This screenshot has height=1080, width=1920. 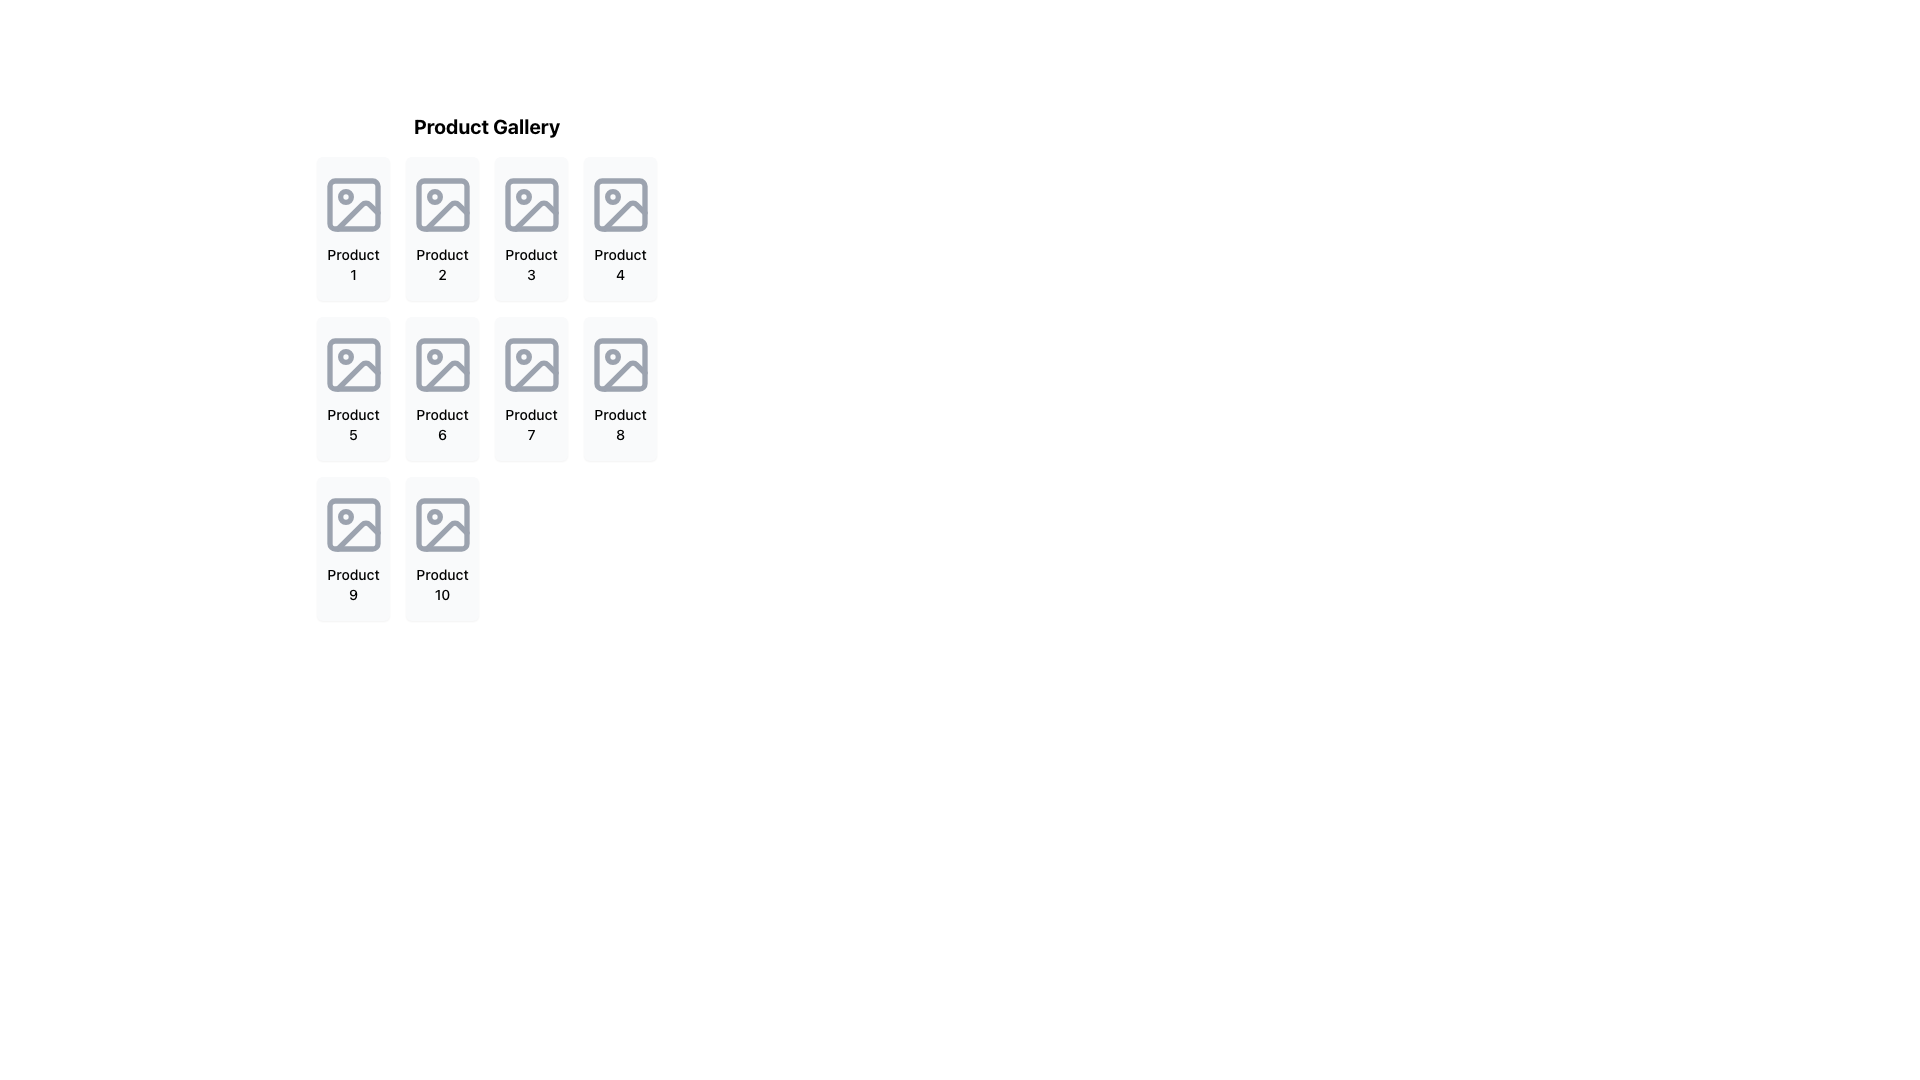 What do you see at coordinates (531, 423) in the screenshot?
I see `the text label displaying 'Product 7' in the second column, third row of the grid` at bounding box center [531, 423].